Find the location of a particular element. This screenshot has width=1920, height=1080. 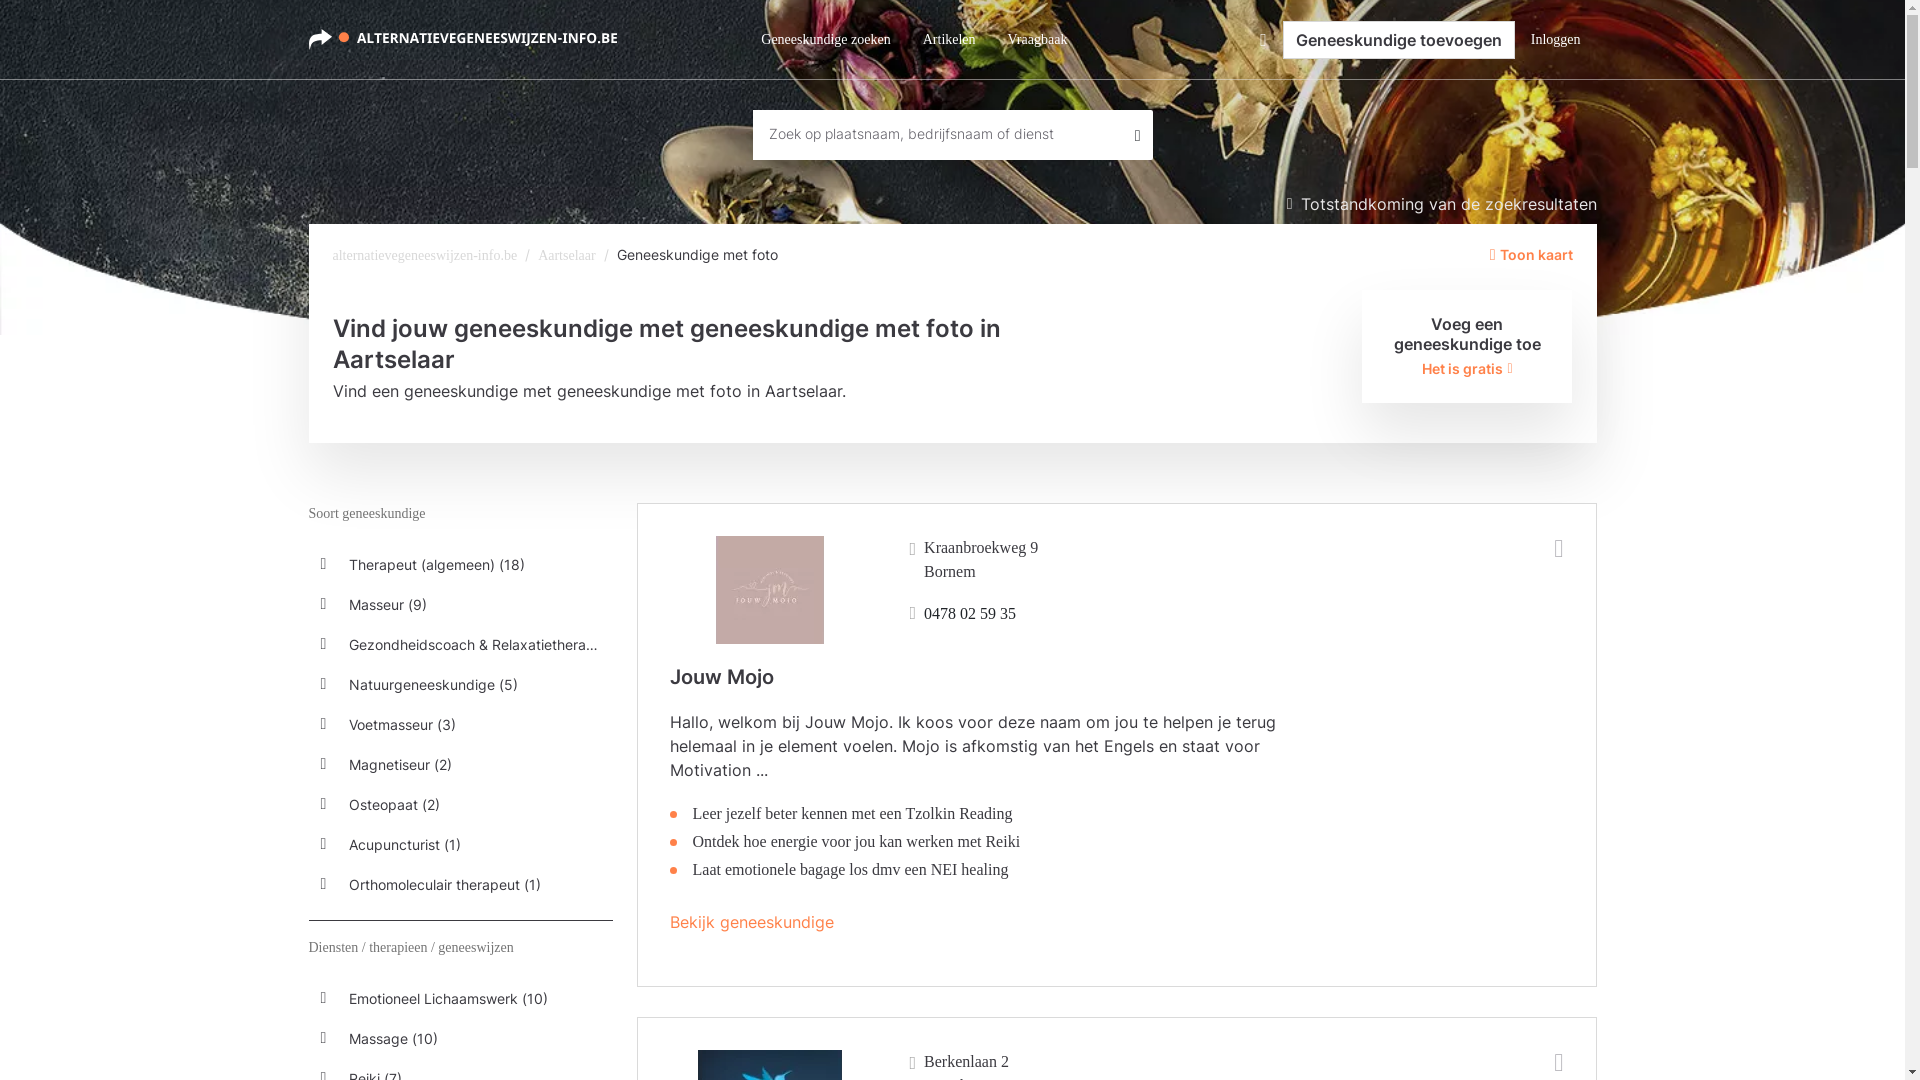

'Masseur (9)' is located at coordinates (459, 603).